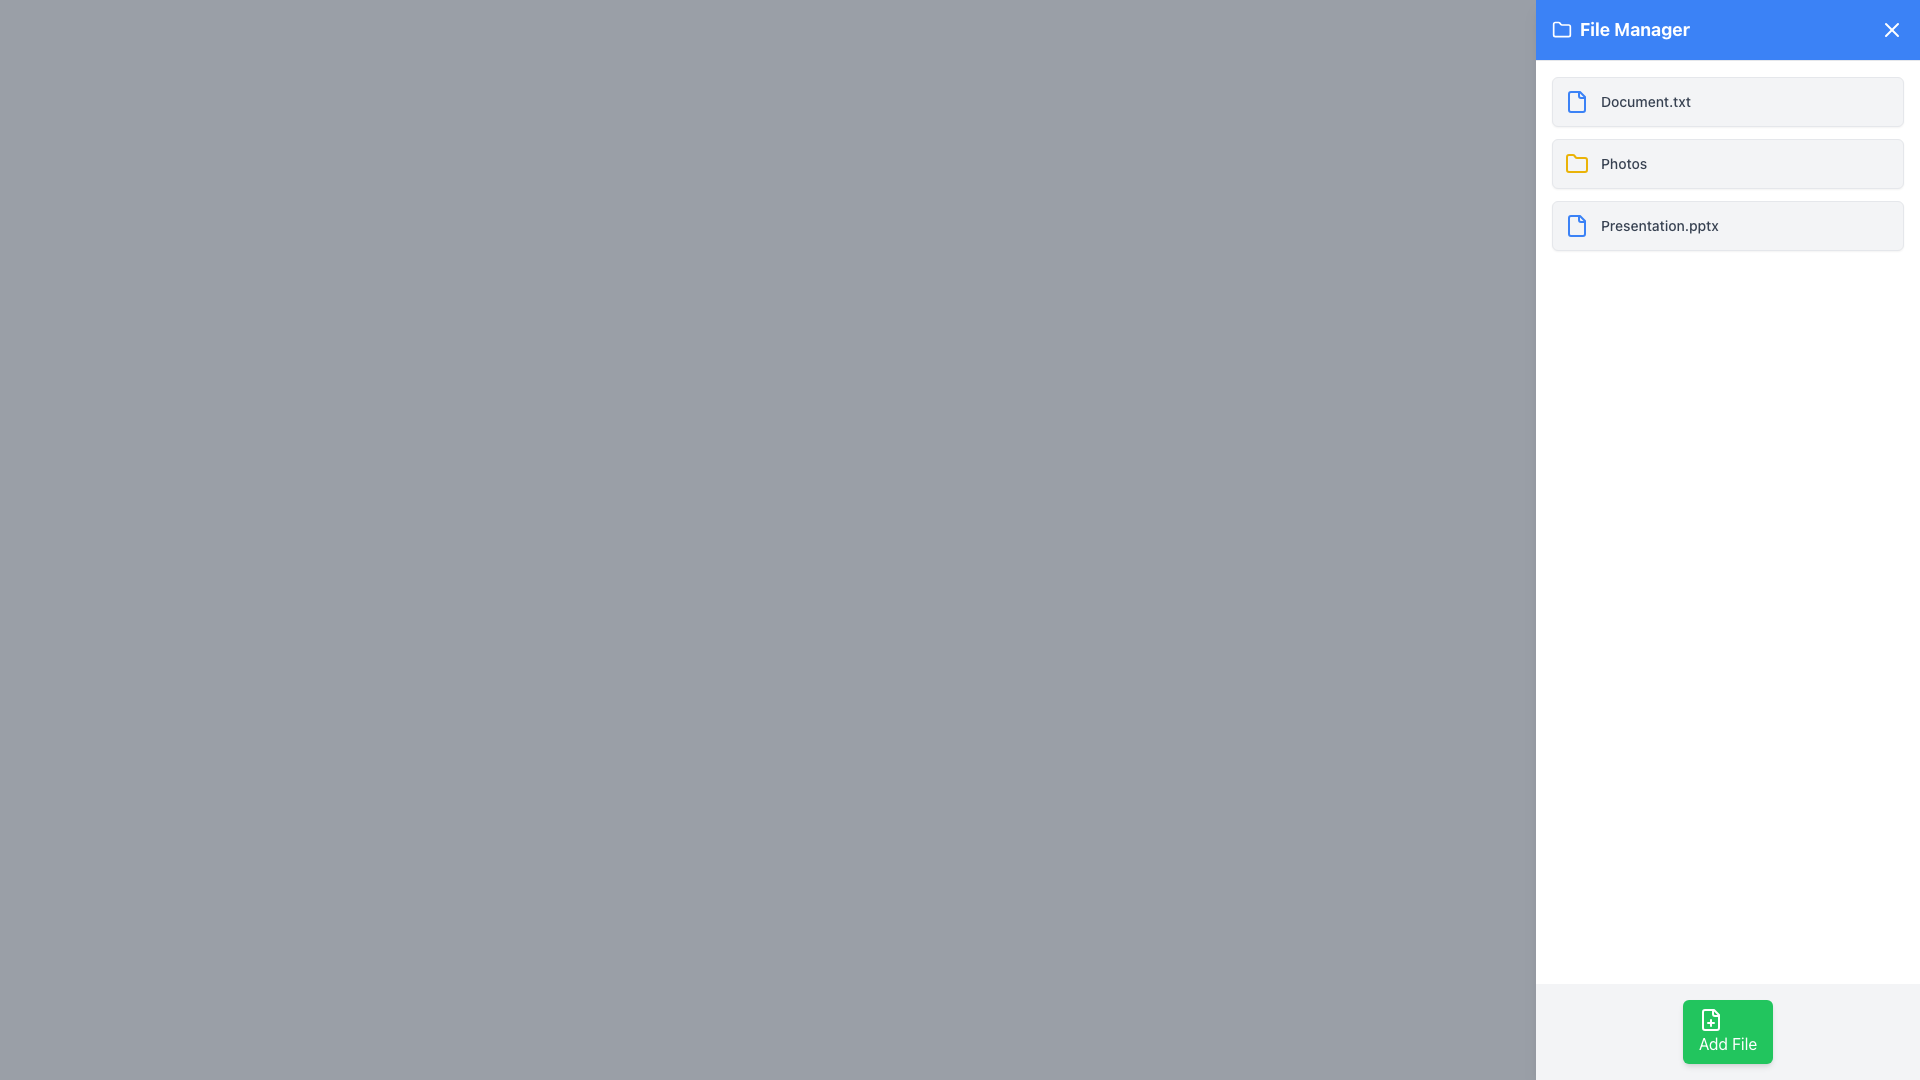  I want to click on the main body of the document-like icon within the 'Add File' green button located at the bottom-right corner of the application, so click(1709, 1019).